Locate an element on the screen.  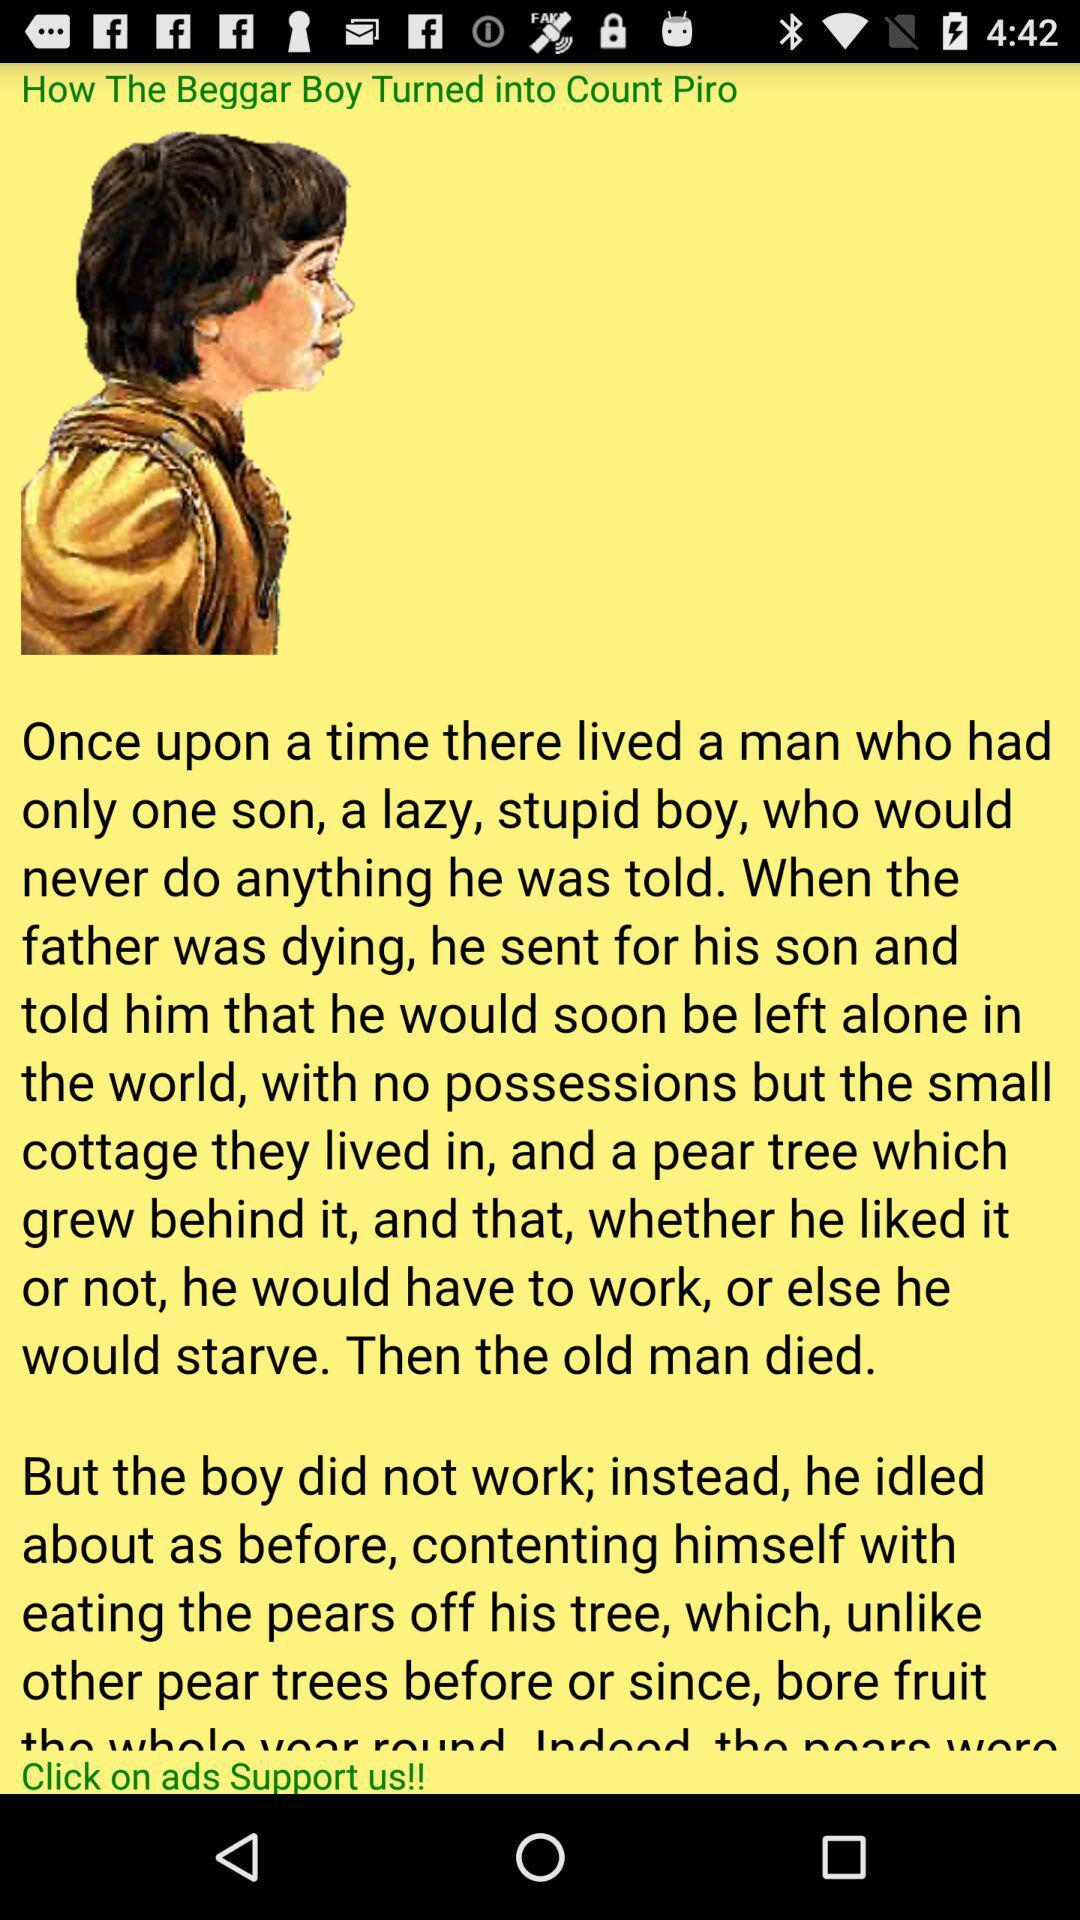
item at the center is located at coordinates (540, 928).